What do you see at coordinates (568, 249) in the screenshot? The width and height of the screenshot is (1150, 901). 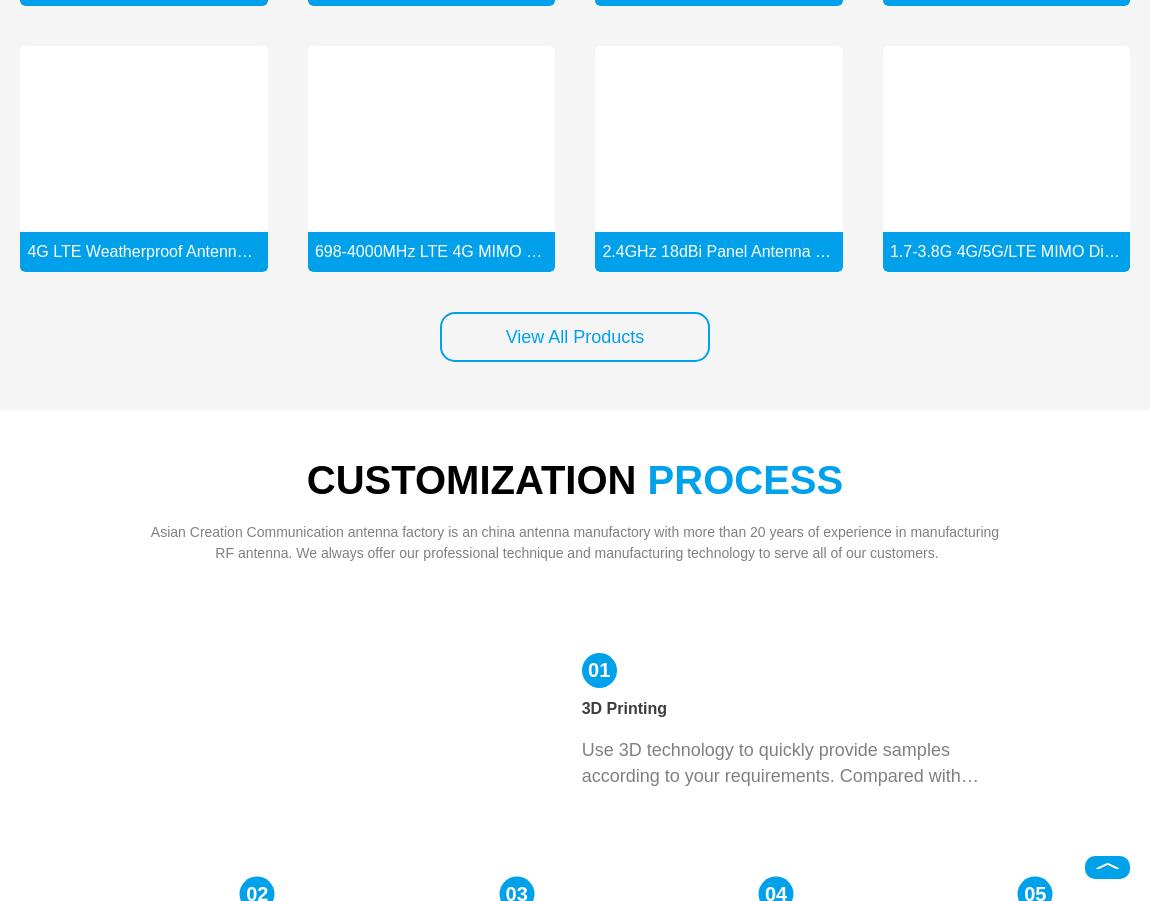 I see `'698-4000MHz LTE 4G MIMO Panel Outdoor Antenna With N Connector'` at bounding box center [568, 249].